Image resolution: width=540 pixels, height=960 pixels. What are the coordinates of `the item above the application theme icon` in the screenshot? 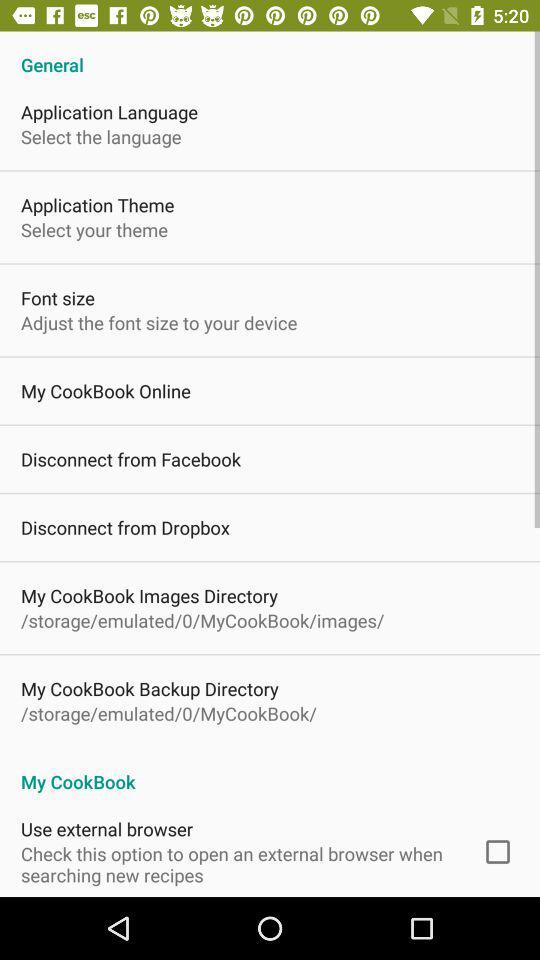 It's located at (100, 135).